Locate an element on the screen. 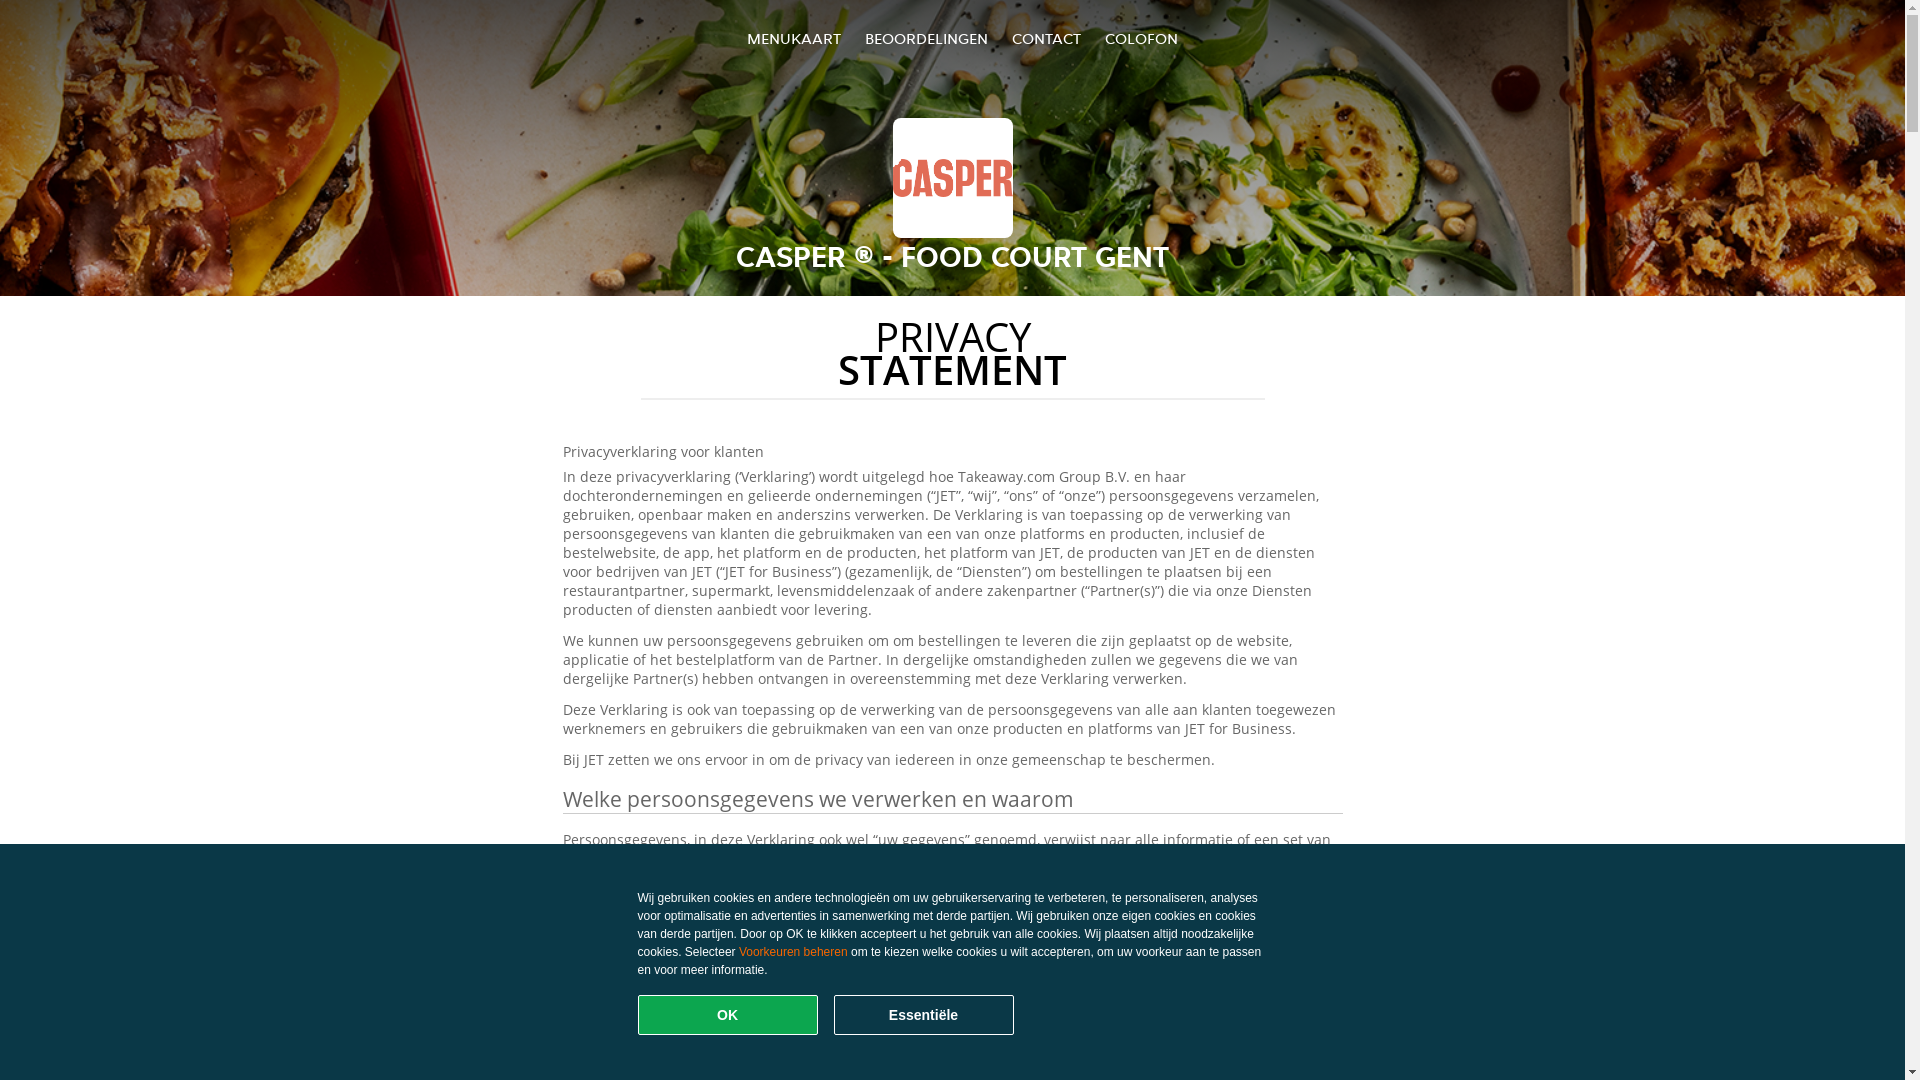 The width and height of the screenshot is (1920, 1080). 'MENUKAART' is located at coordinates (792, 38).